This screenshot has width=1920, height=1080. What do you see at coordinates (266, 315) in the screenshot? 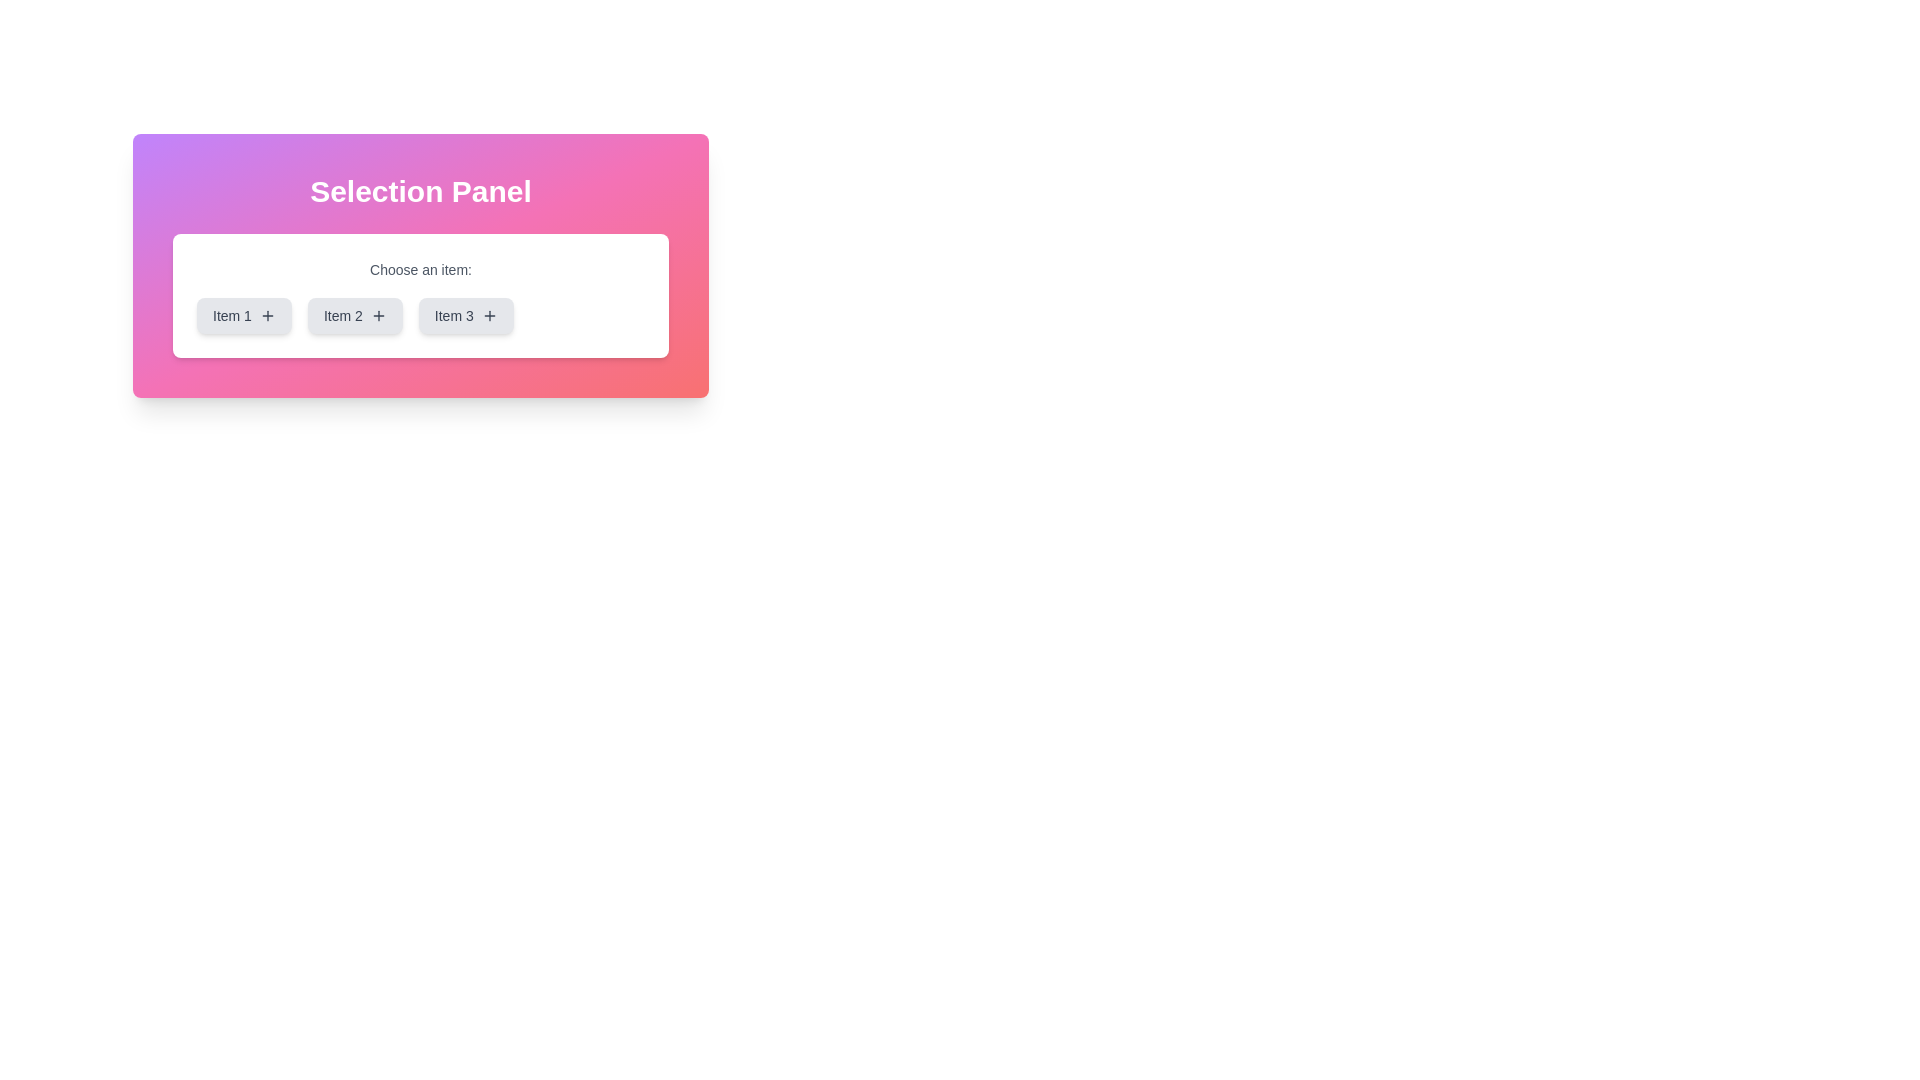
I see `the 'Item 1' button` at bounding box center [266, 315].